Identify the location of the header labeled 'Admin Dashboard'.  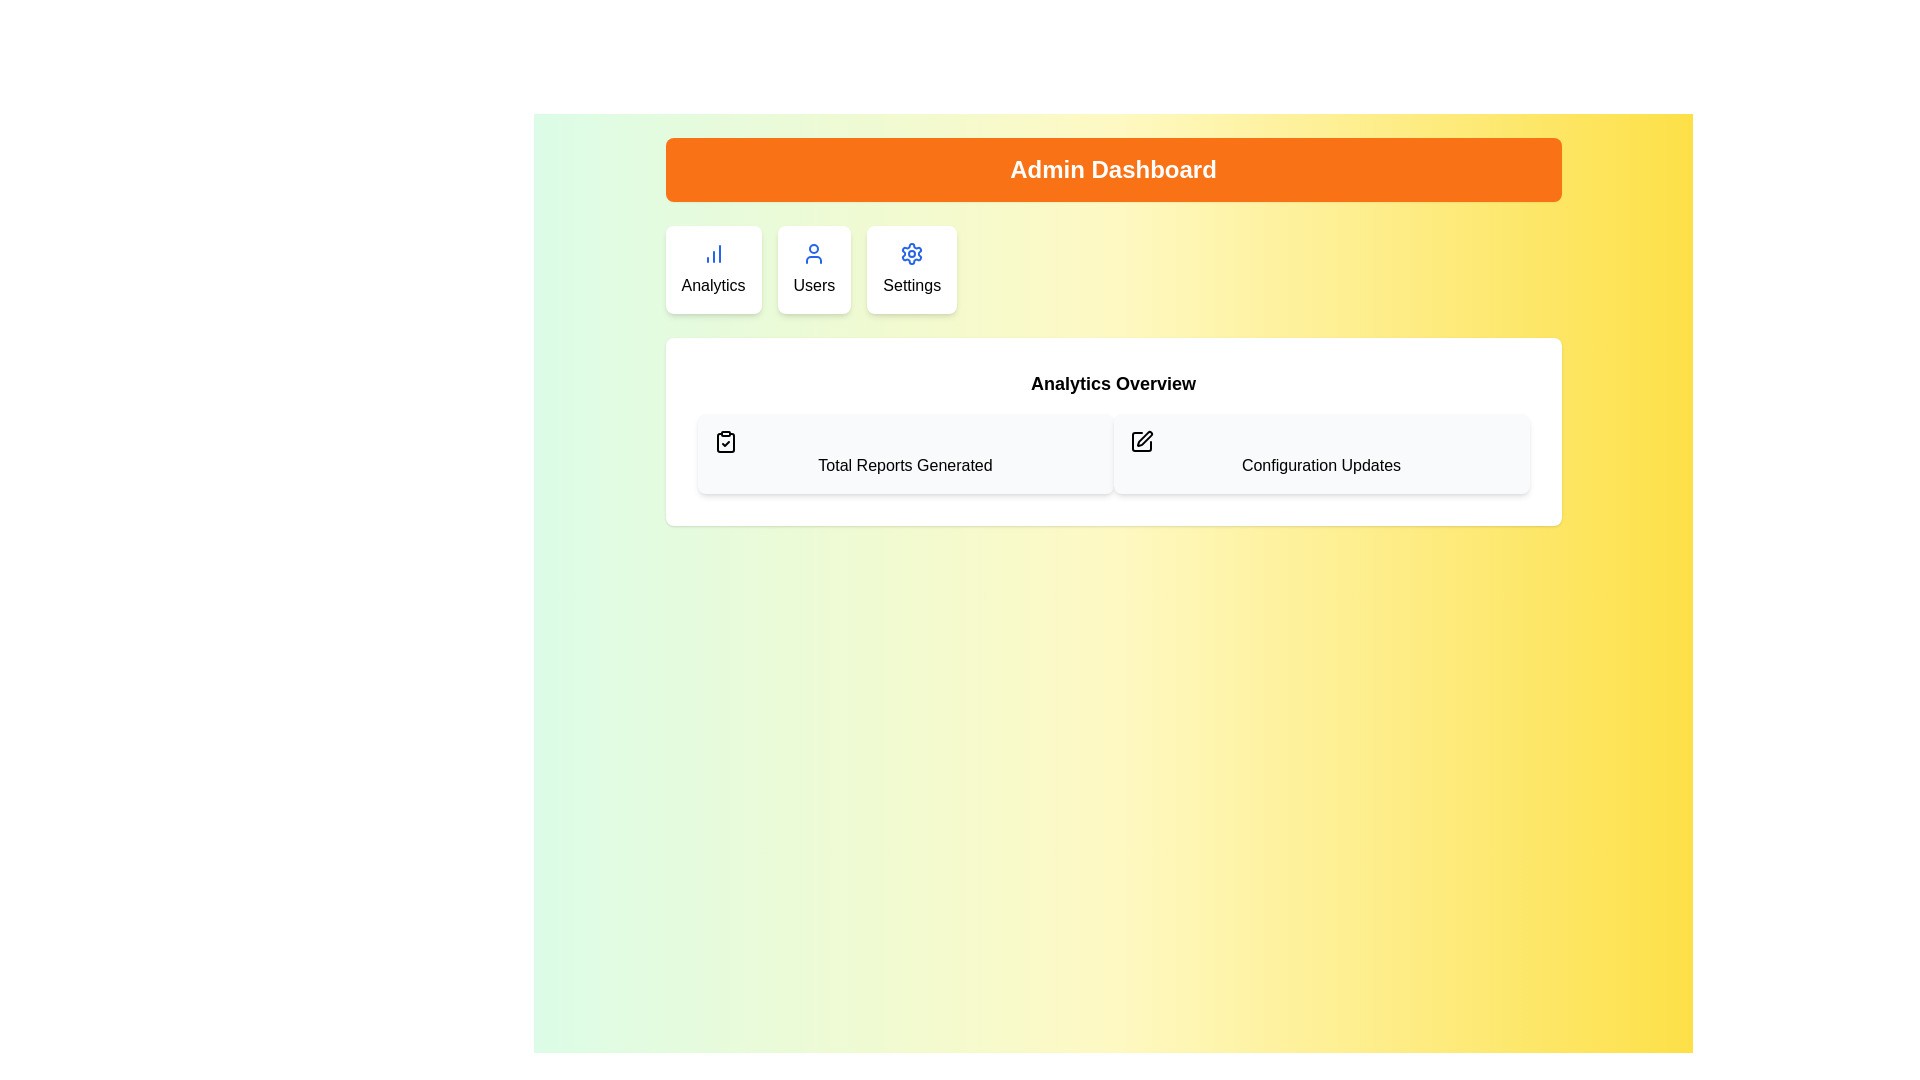
(1112, 168).